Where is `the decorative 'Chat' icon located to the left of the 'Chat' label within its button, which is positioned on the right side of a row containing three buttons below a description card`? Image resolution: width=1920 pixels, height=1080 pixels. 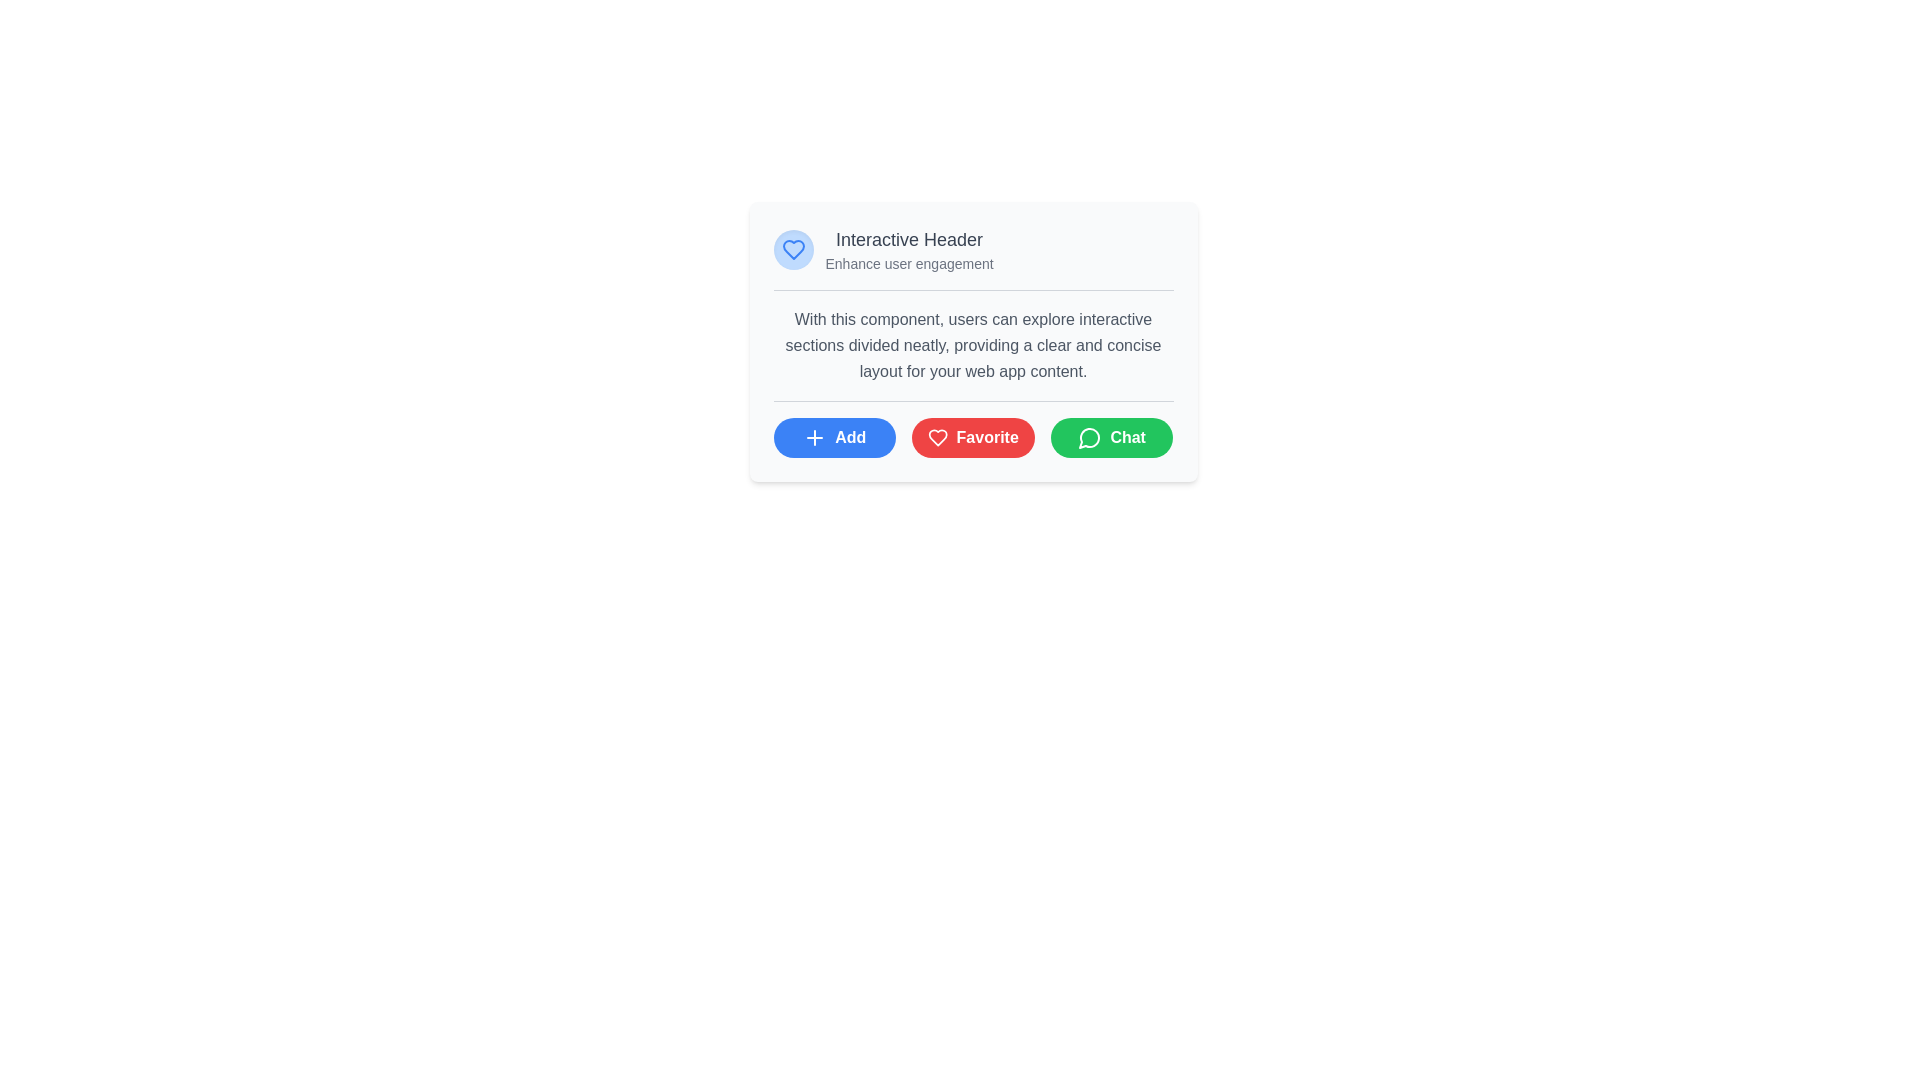
the decorative 'Chat' icon located to the left of the 'Chat' label within its button, which is positioned on the right side of a row containing three buttons below a description card is located at coordinates (1089, 437).